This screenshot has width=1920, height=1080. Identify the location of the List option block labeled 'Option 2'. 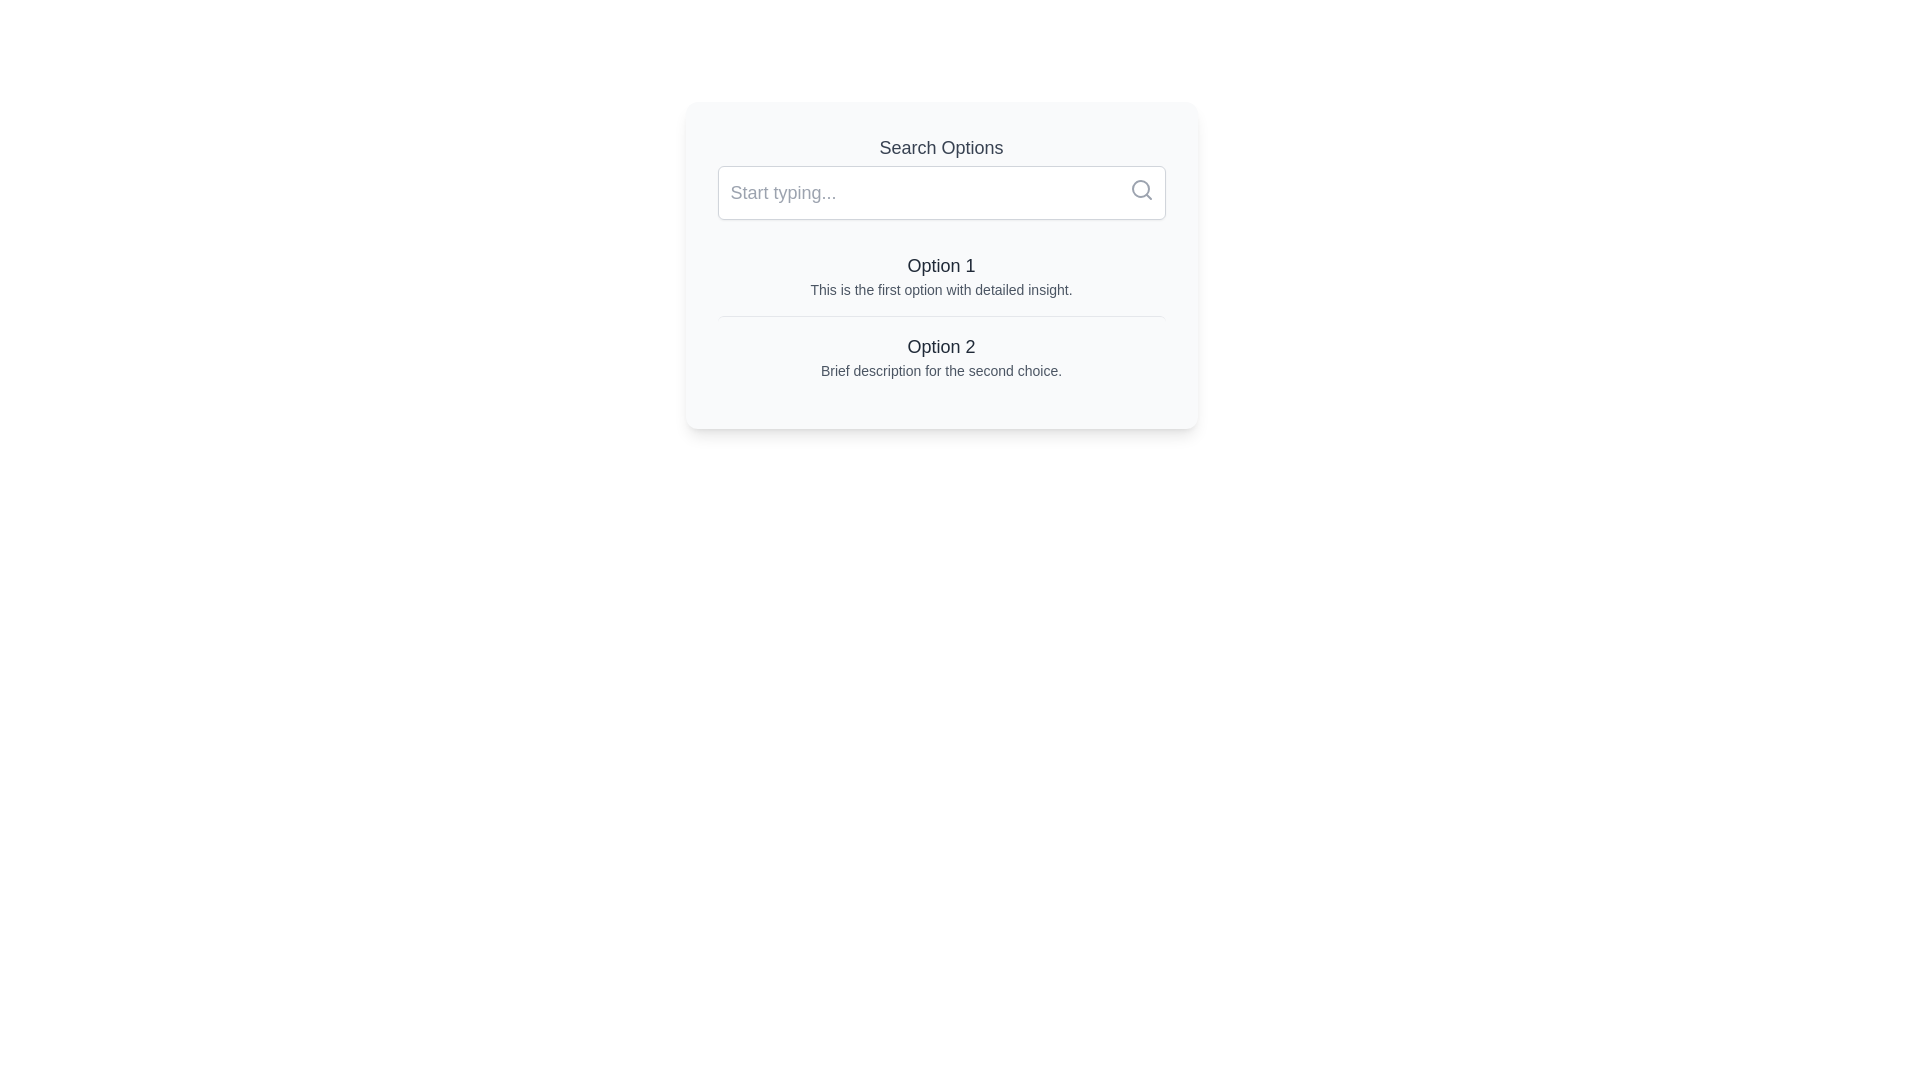
(940, 355).